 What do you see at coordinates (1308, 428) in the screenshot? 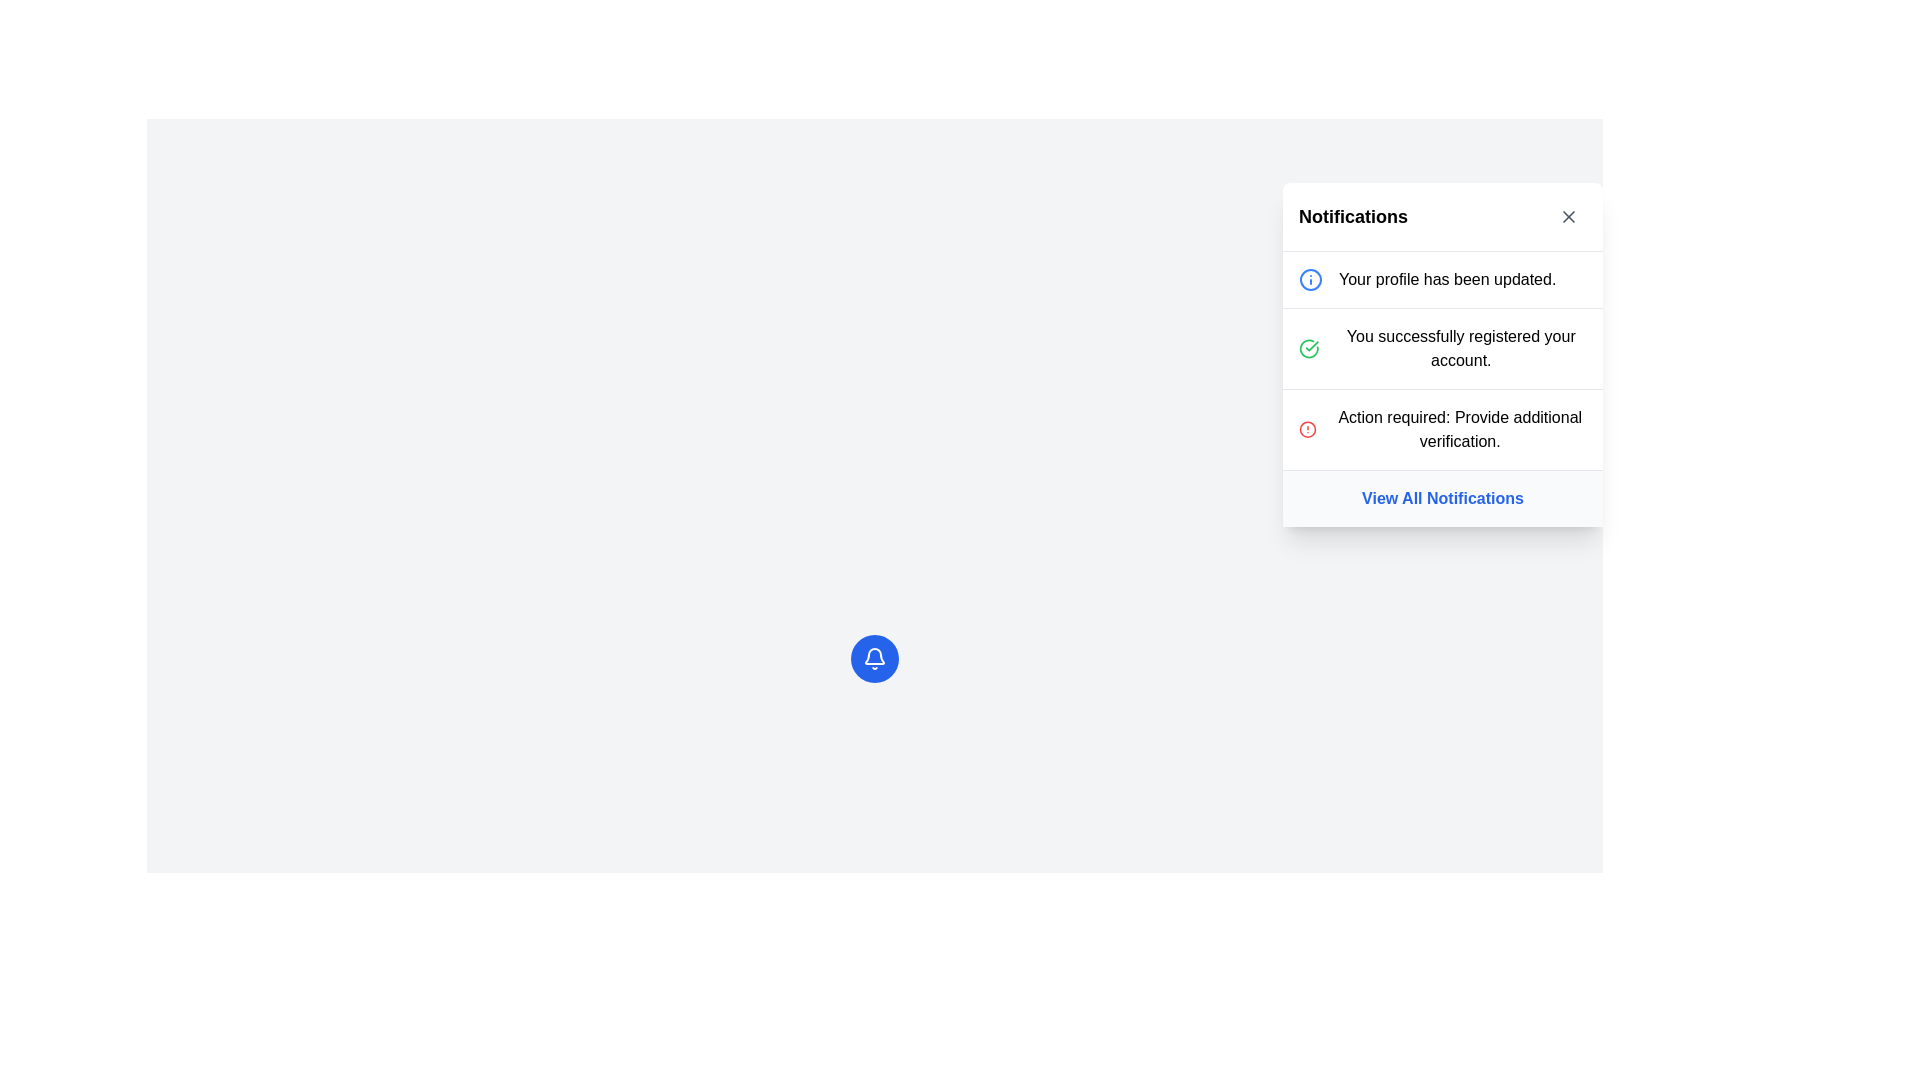
I see `the red circular icon representing alerts or warnings, located to the left of the notification text 'Action required: Provide additional verification.'` at bounding box center [1308, 428].